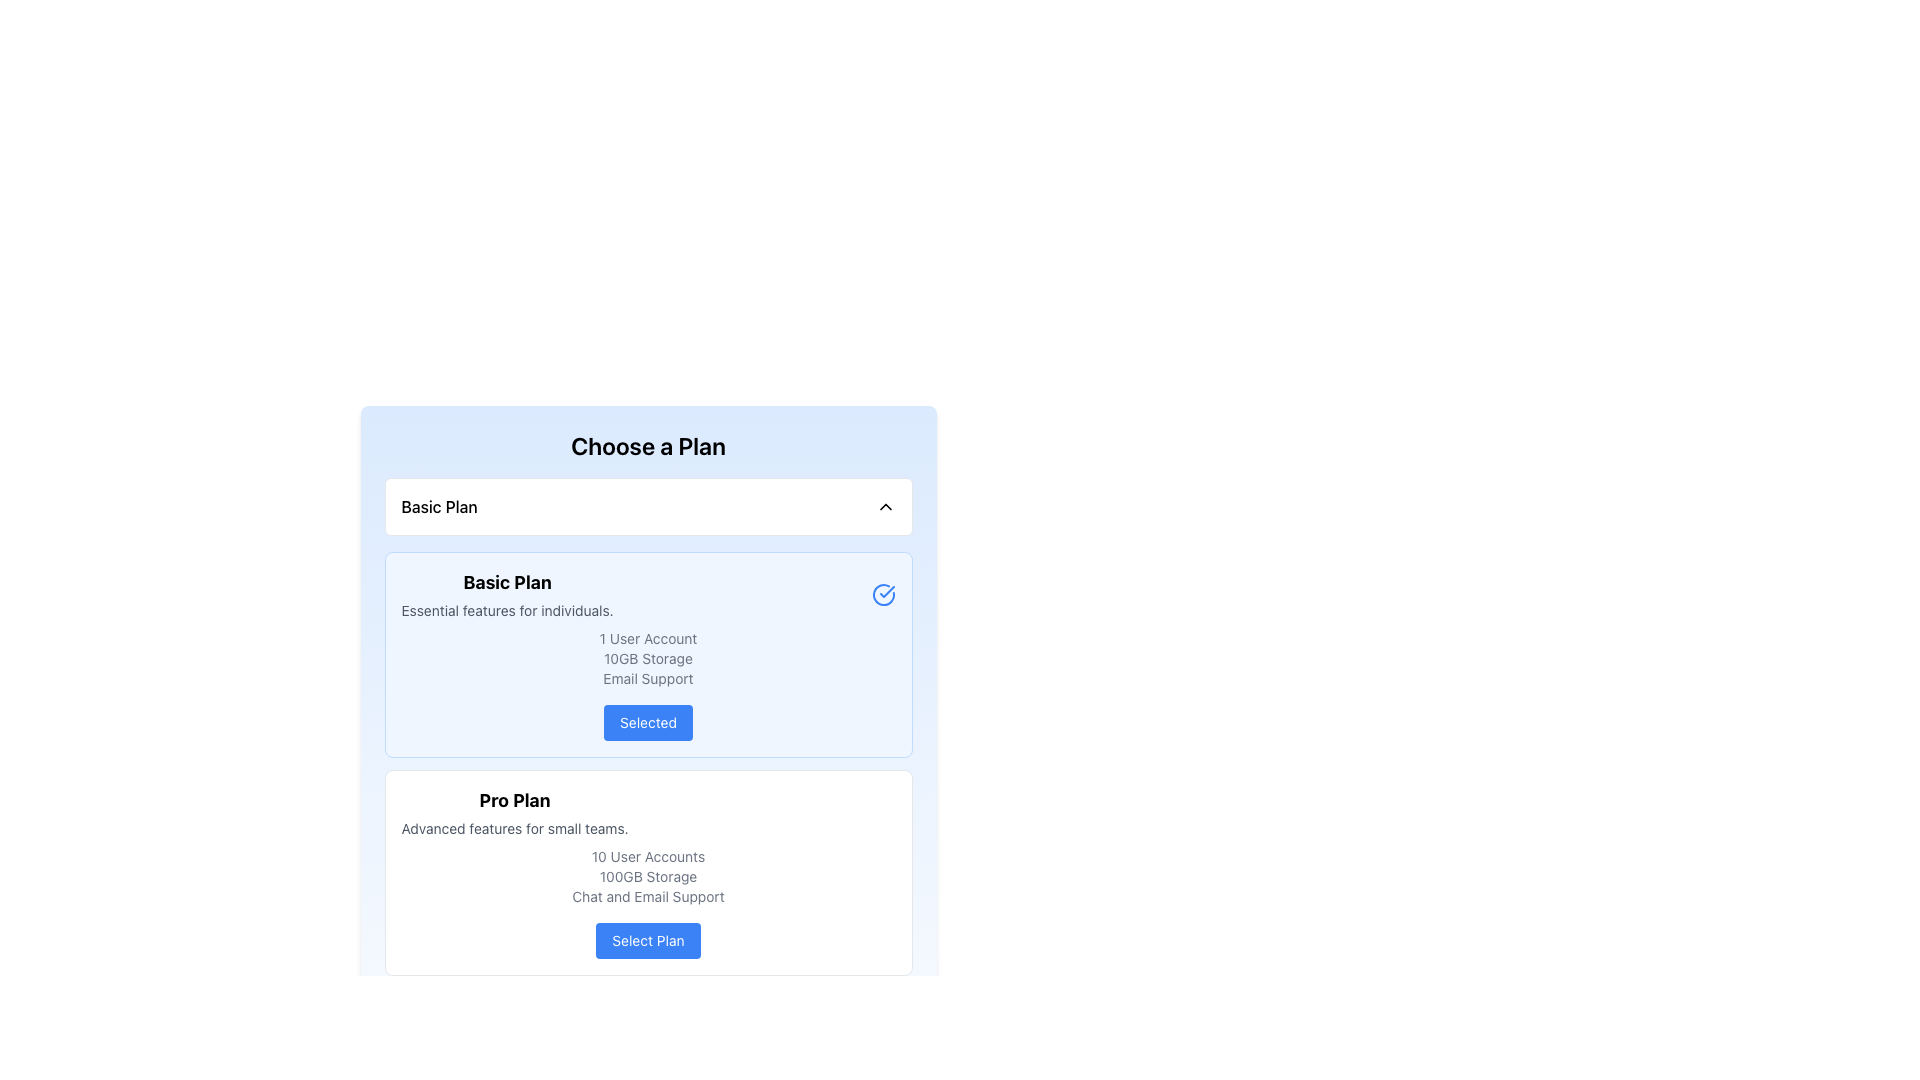  What do you see at coordinates (648, 659) in the screenshot?
I see `text displayed in the Text Display Group that contains details about the Basic Plan, including '1 User Account,' '10GB Storage,' and 'Email Support.'` at bounding box center [648, 659].